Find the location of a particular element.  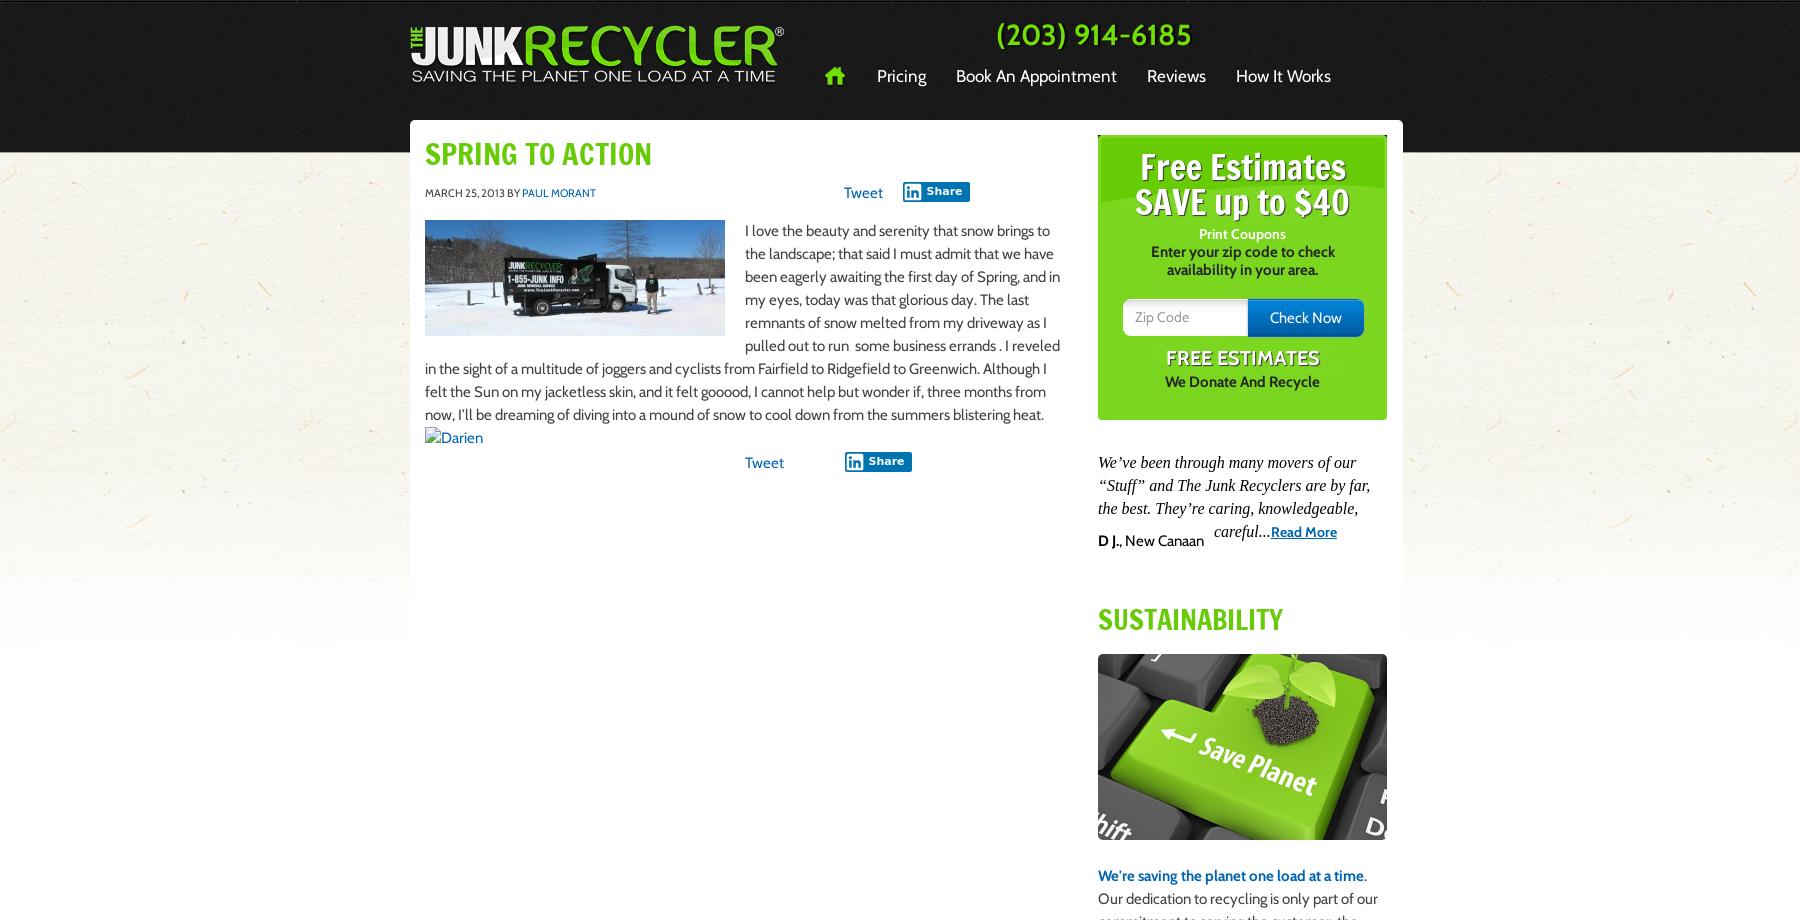

'Enter your zip code to check 
availability in your area.' is located at coordinates (1242, 261).